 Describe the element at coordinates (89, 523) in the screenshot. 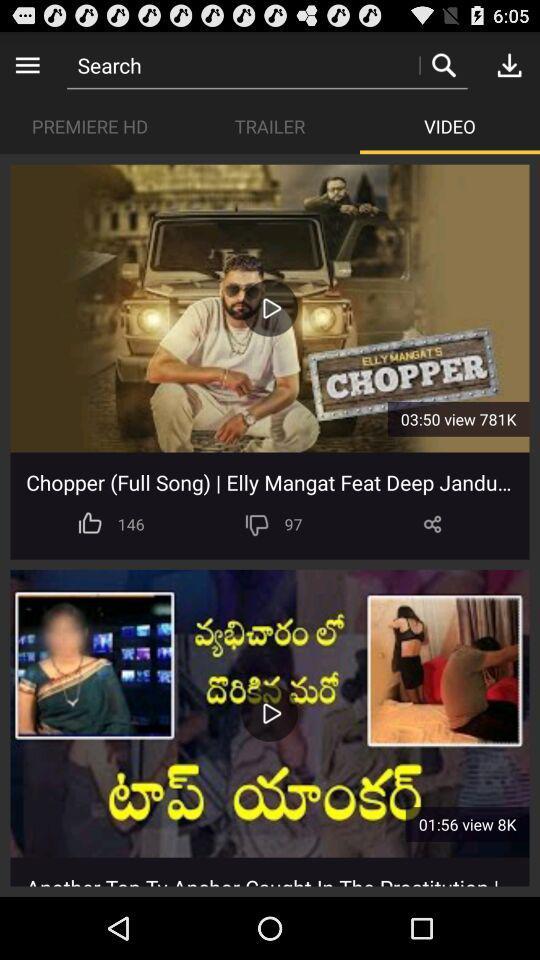

I see `like video` at that location.